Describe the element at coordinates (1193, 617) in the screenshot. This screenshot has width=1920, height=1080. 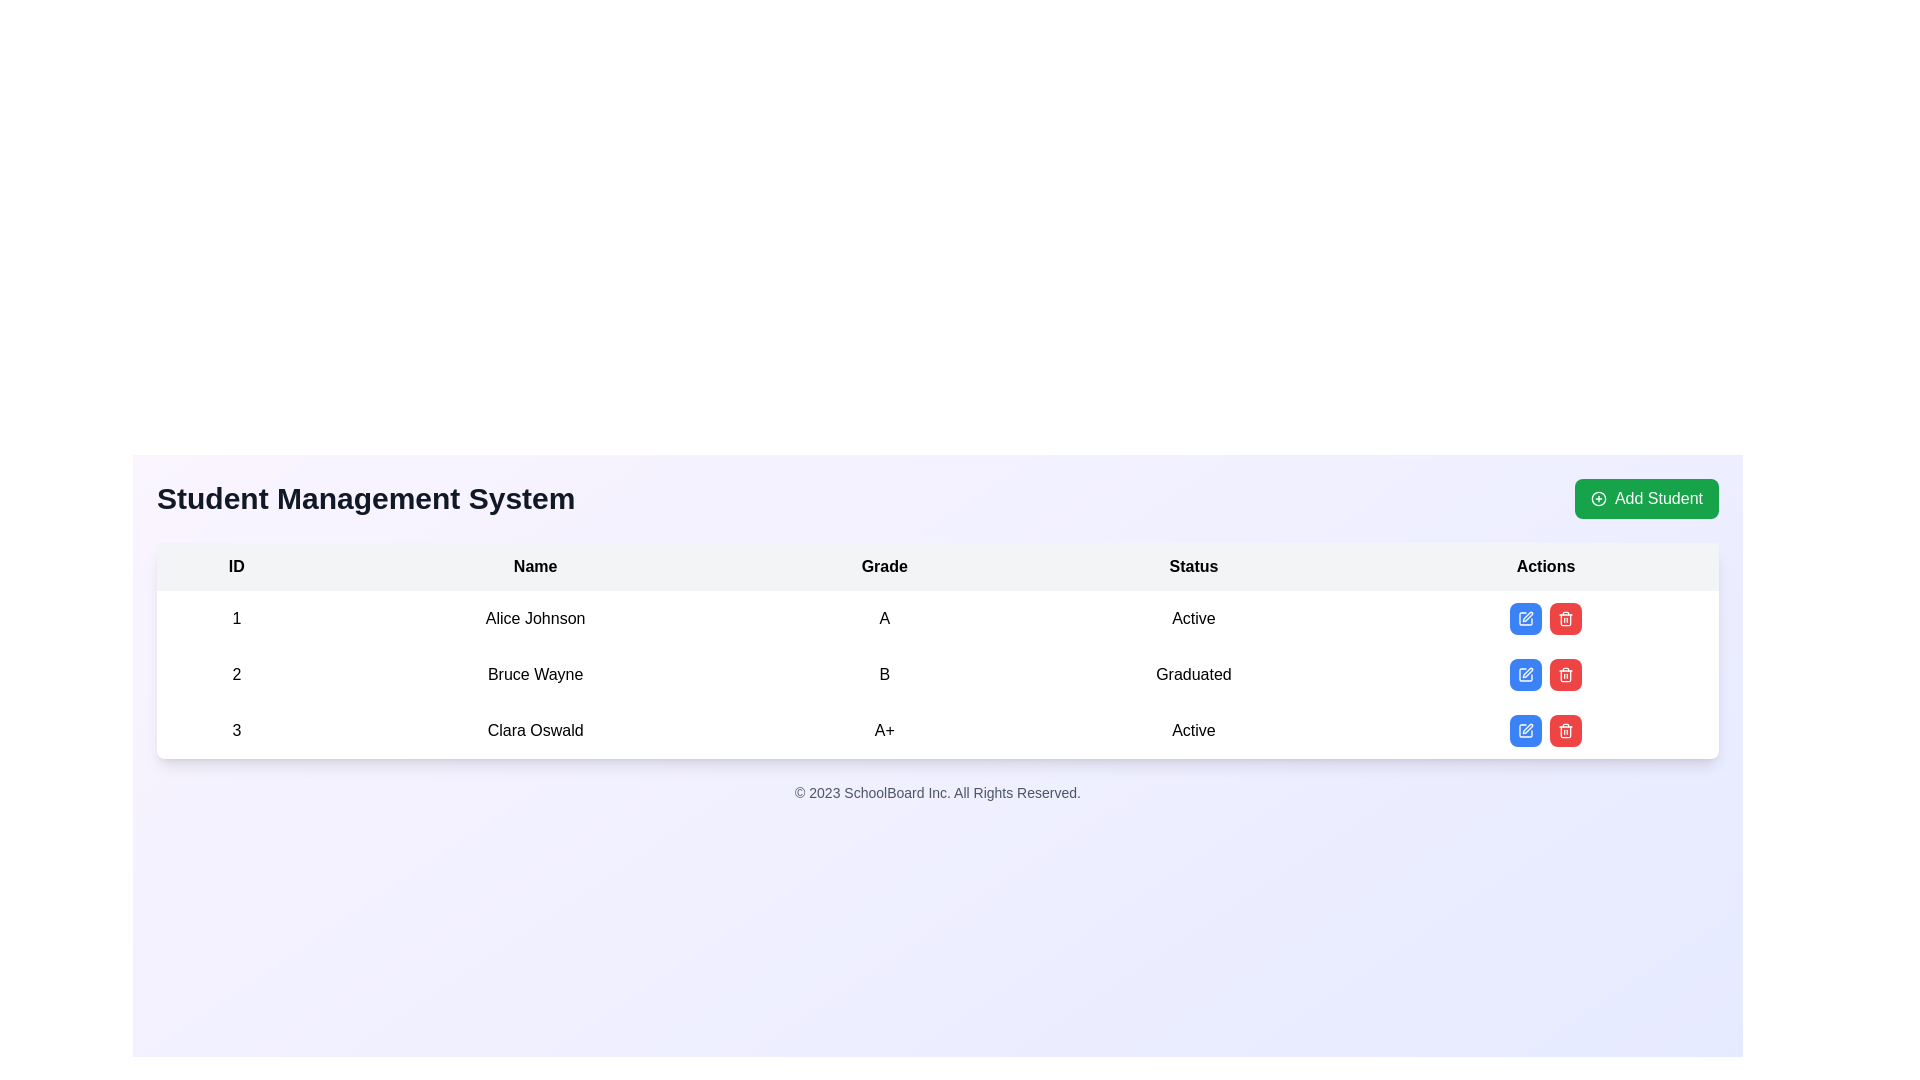
I see `the 'Active' status indicator for the student Alice Johnson, which is located in the fourth column of the first row under the header 'Status'` at that location.